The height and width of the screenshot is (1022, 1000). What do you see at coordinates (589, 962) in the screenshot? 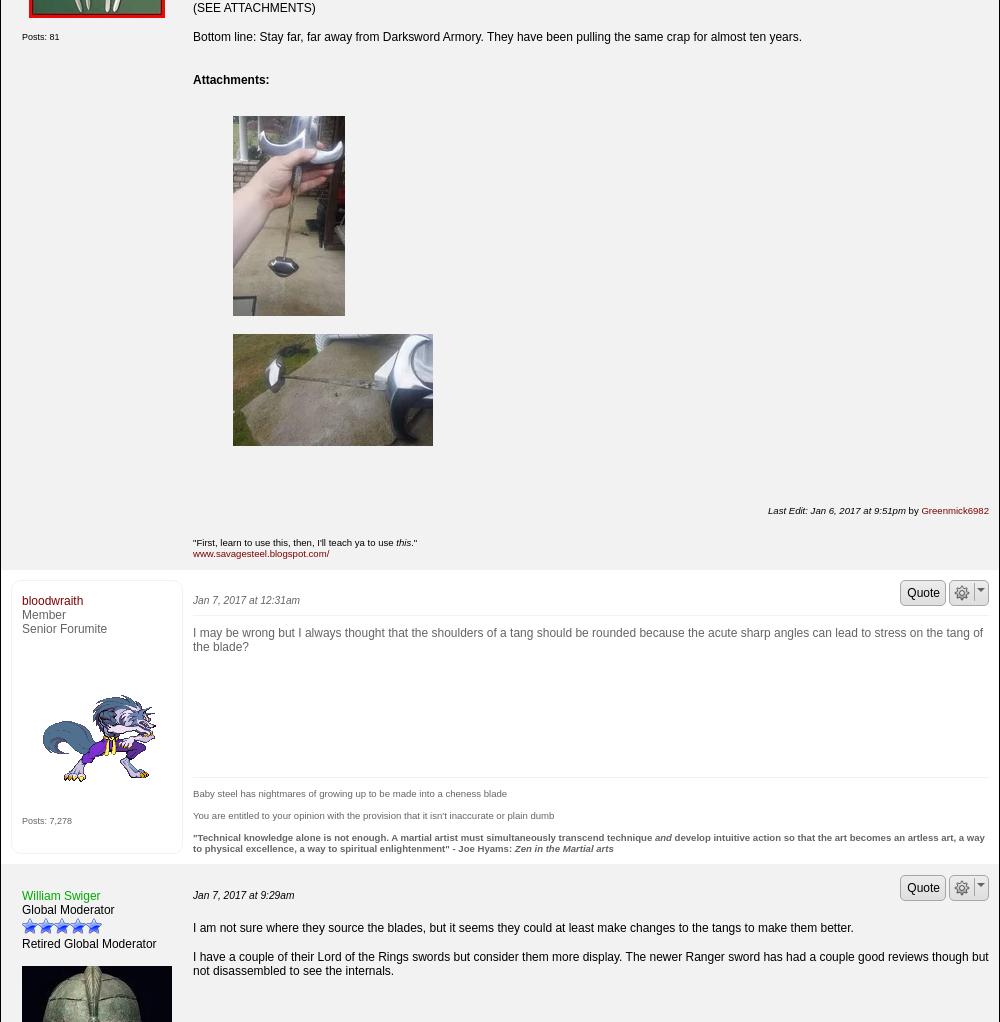
I see `'I have a couple of their Lord of the Rings swords but consider them more display.  The newer Ranger sword has had a couple good reviews though but not disassembled to see the internals.'` at bounding box center [589, 962].